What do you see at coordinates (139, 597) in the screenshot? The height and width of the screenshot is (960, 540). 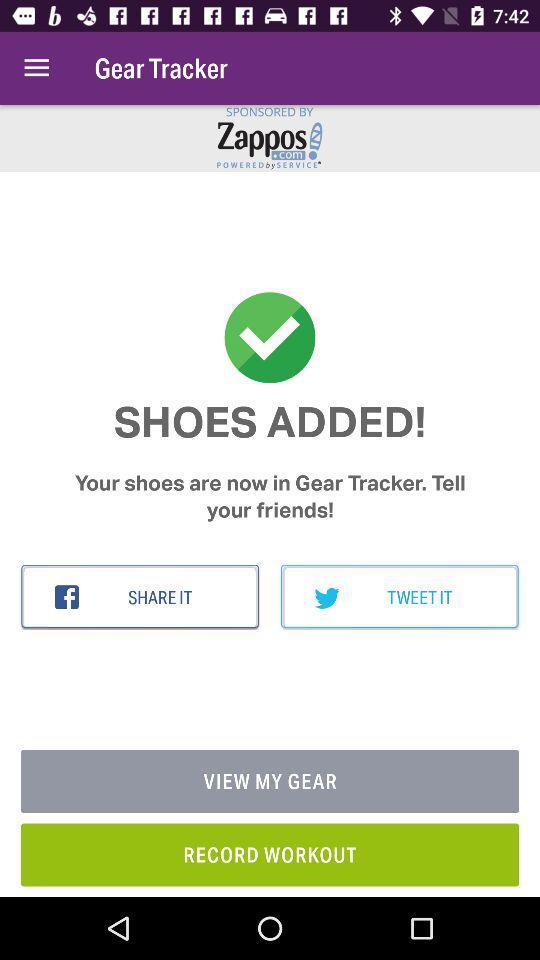 I see `share it item` at bounding box center [139, 597].